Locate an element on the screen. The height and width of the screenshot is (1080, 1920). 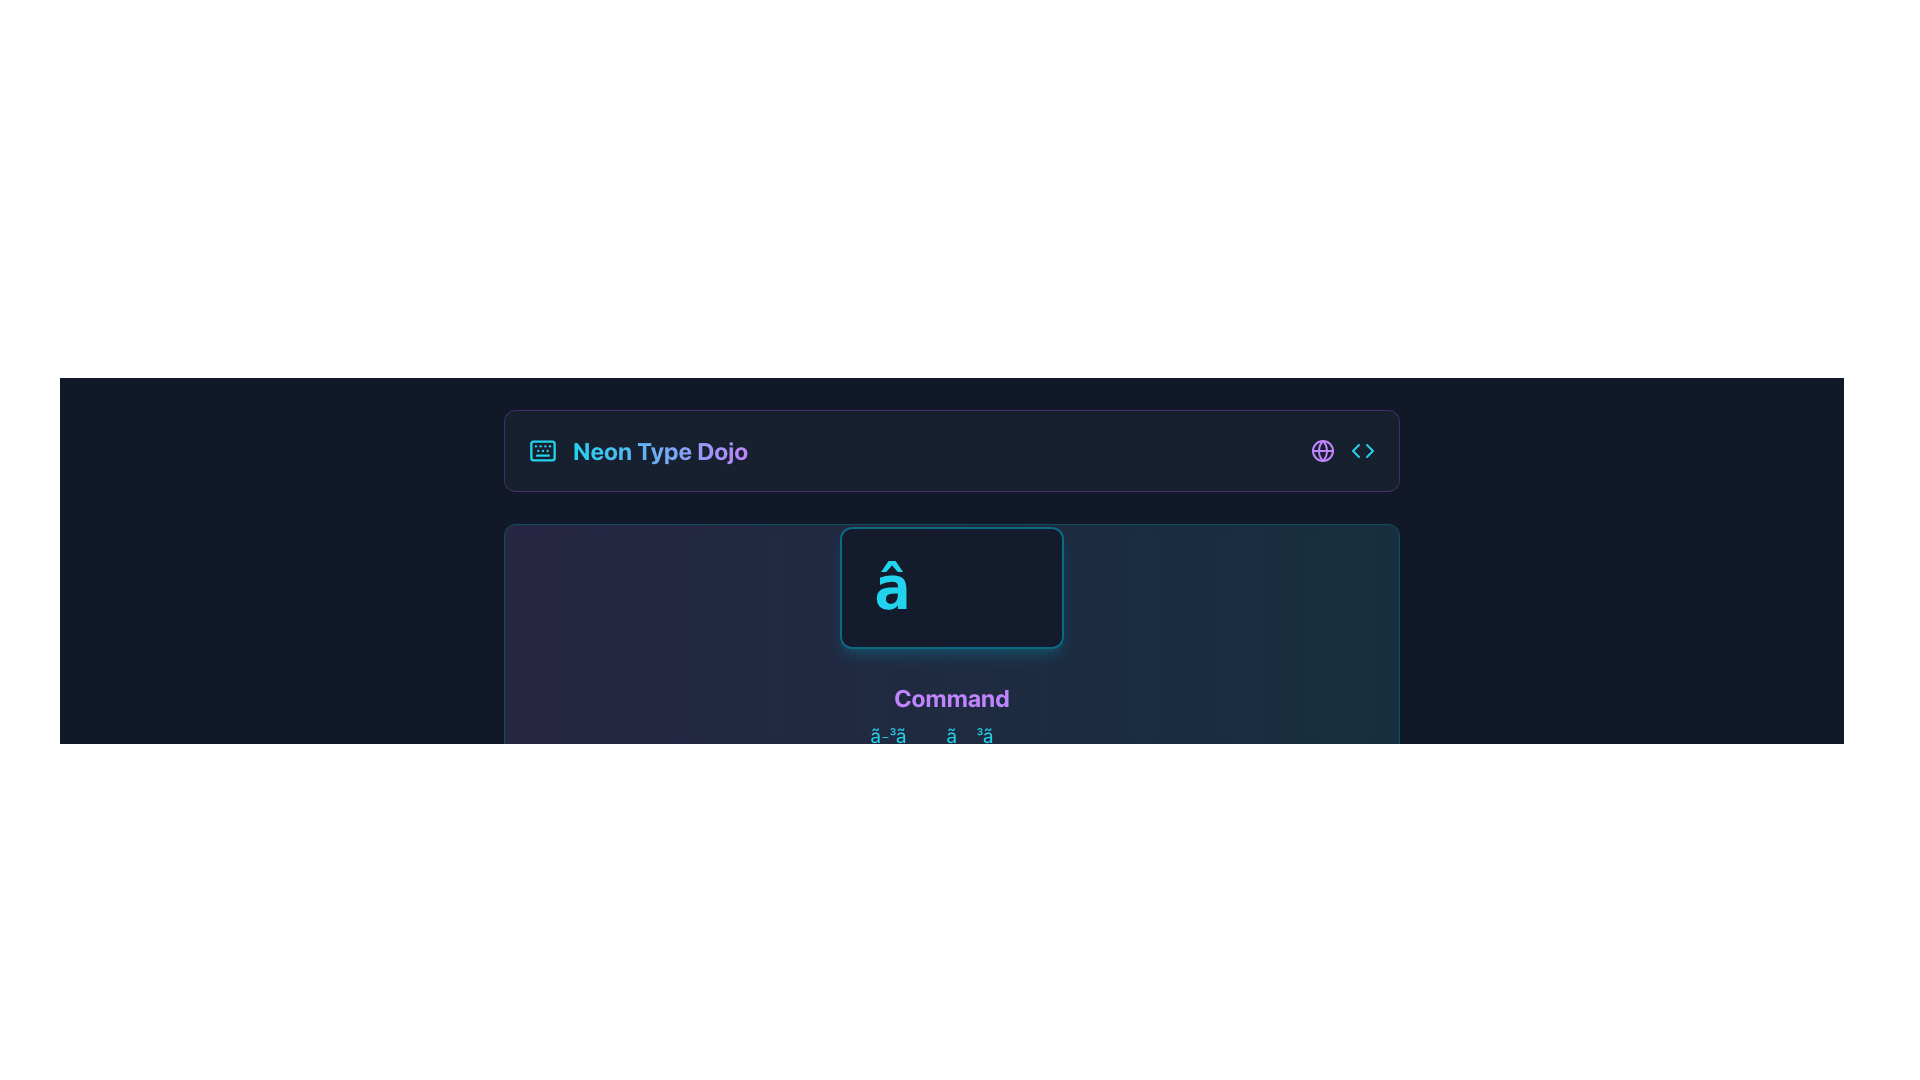
the 'Neon Type Dojo' label, which is styled with bold, gradient text from cyan to purple and positioned next to a cyan-colored keyboard icon is located at coordinates (637, 451).